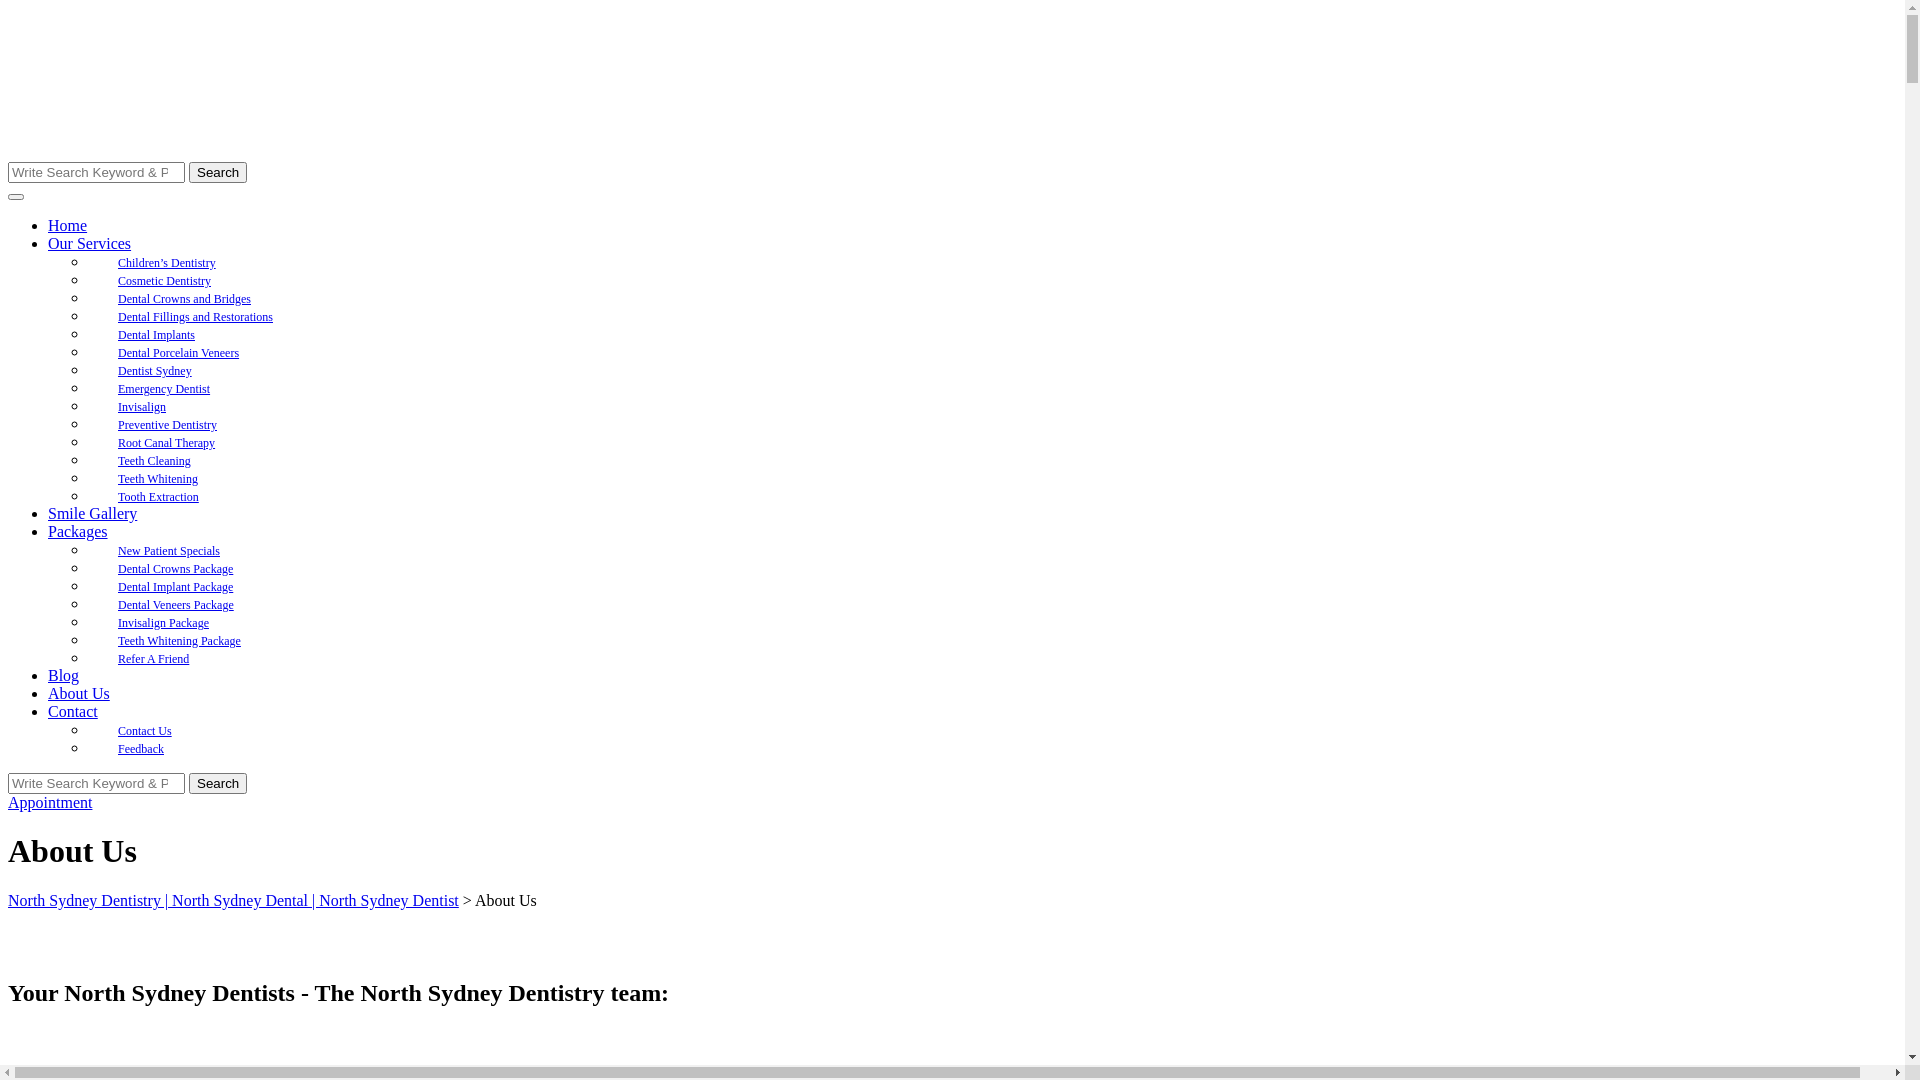 Image resolution: width=1920 pixels, height=1080 pixels. I want to click on 'Refer A Friend', so click(86, 659).